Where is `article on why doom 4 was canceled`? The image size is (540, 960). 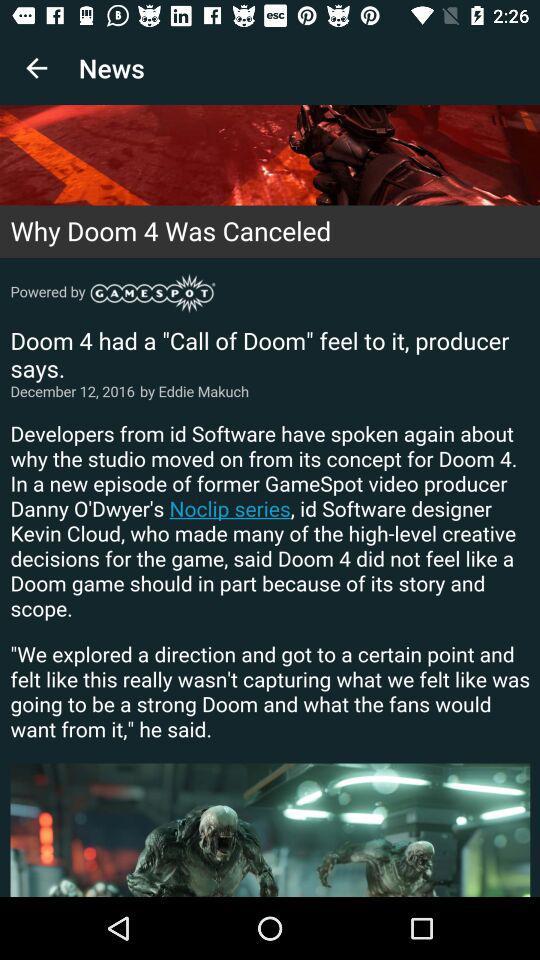 article on why doom 4 was canceled is located at coordinates (270, 500).